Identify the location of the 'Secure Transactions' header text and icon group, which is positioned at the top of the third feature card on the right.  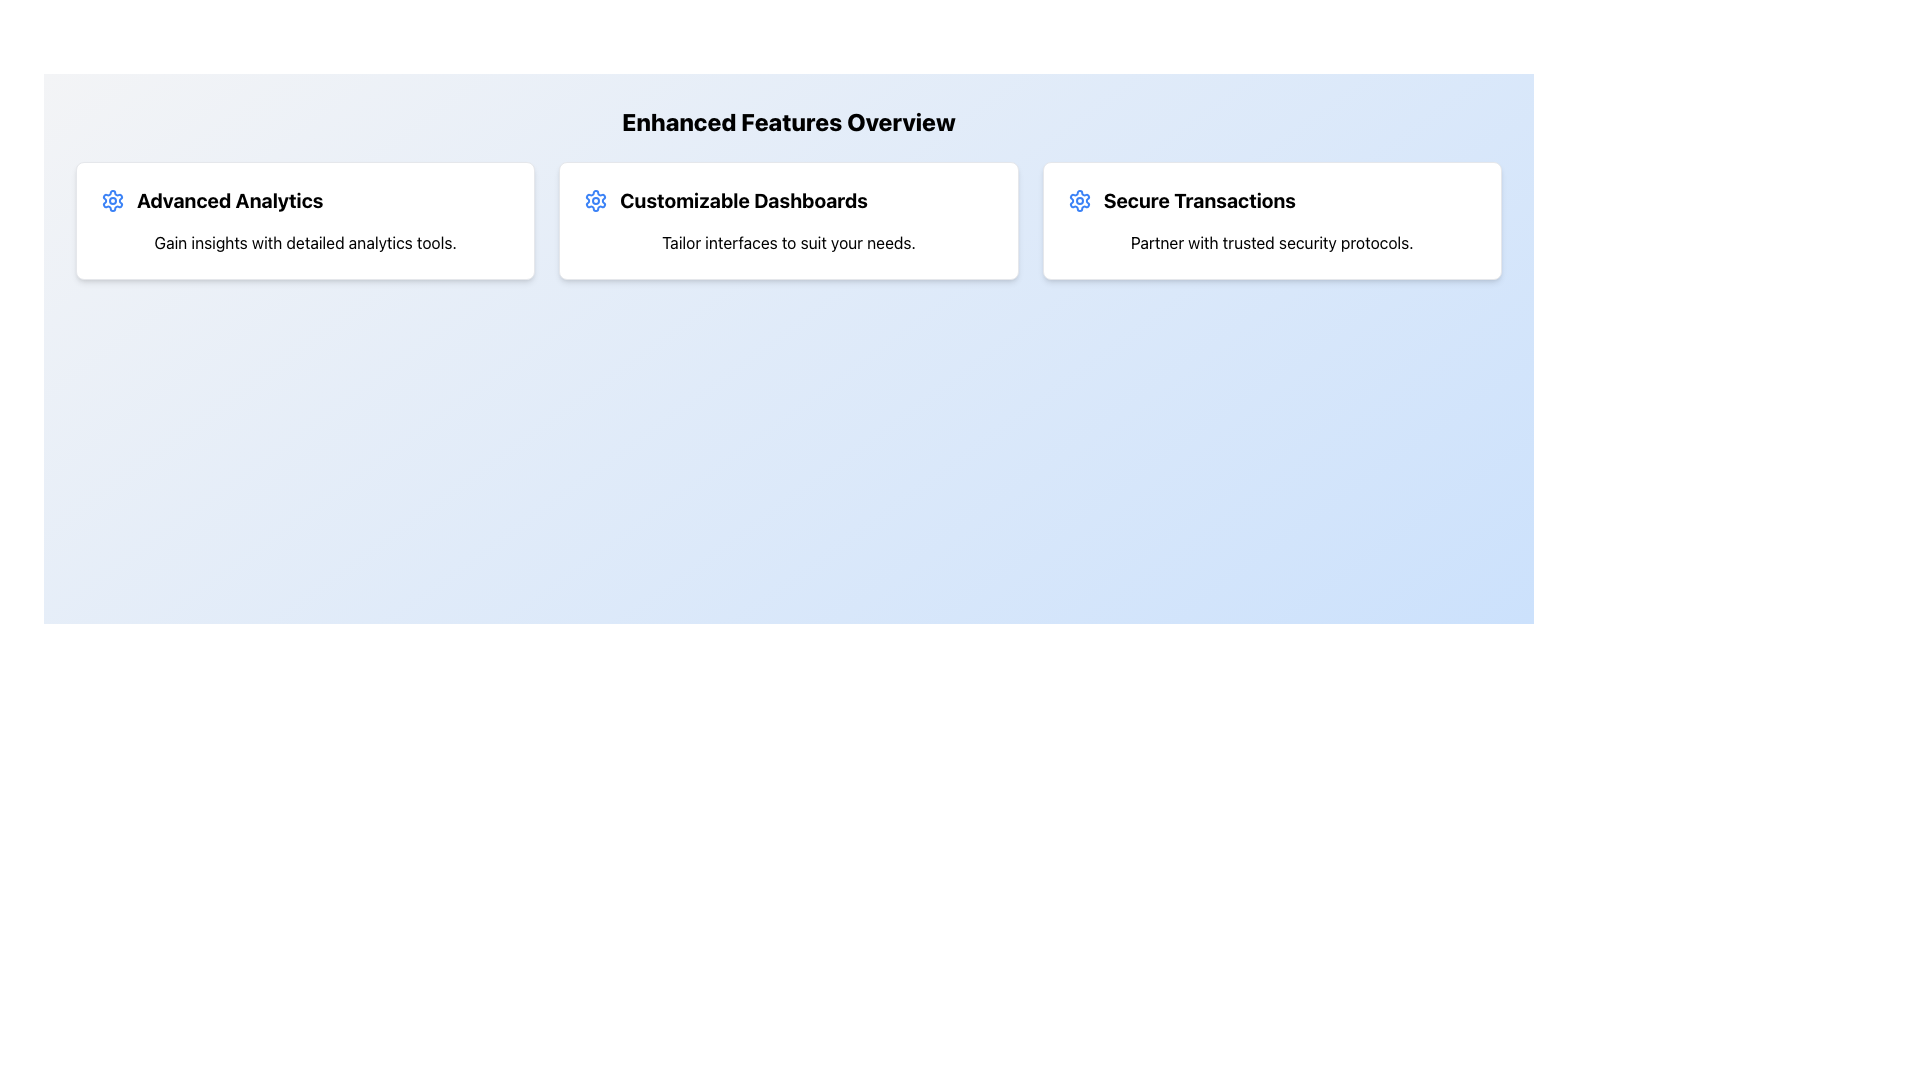
(1271, 200).